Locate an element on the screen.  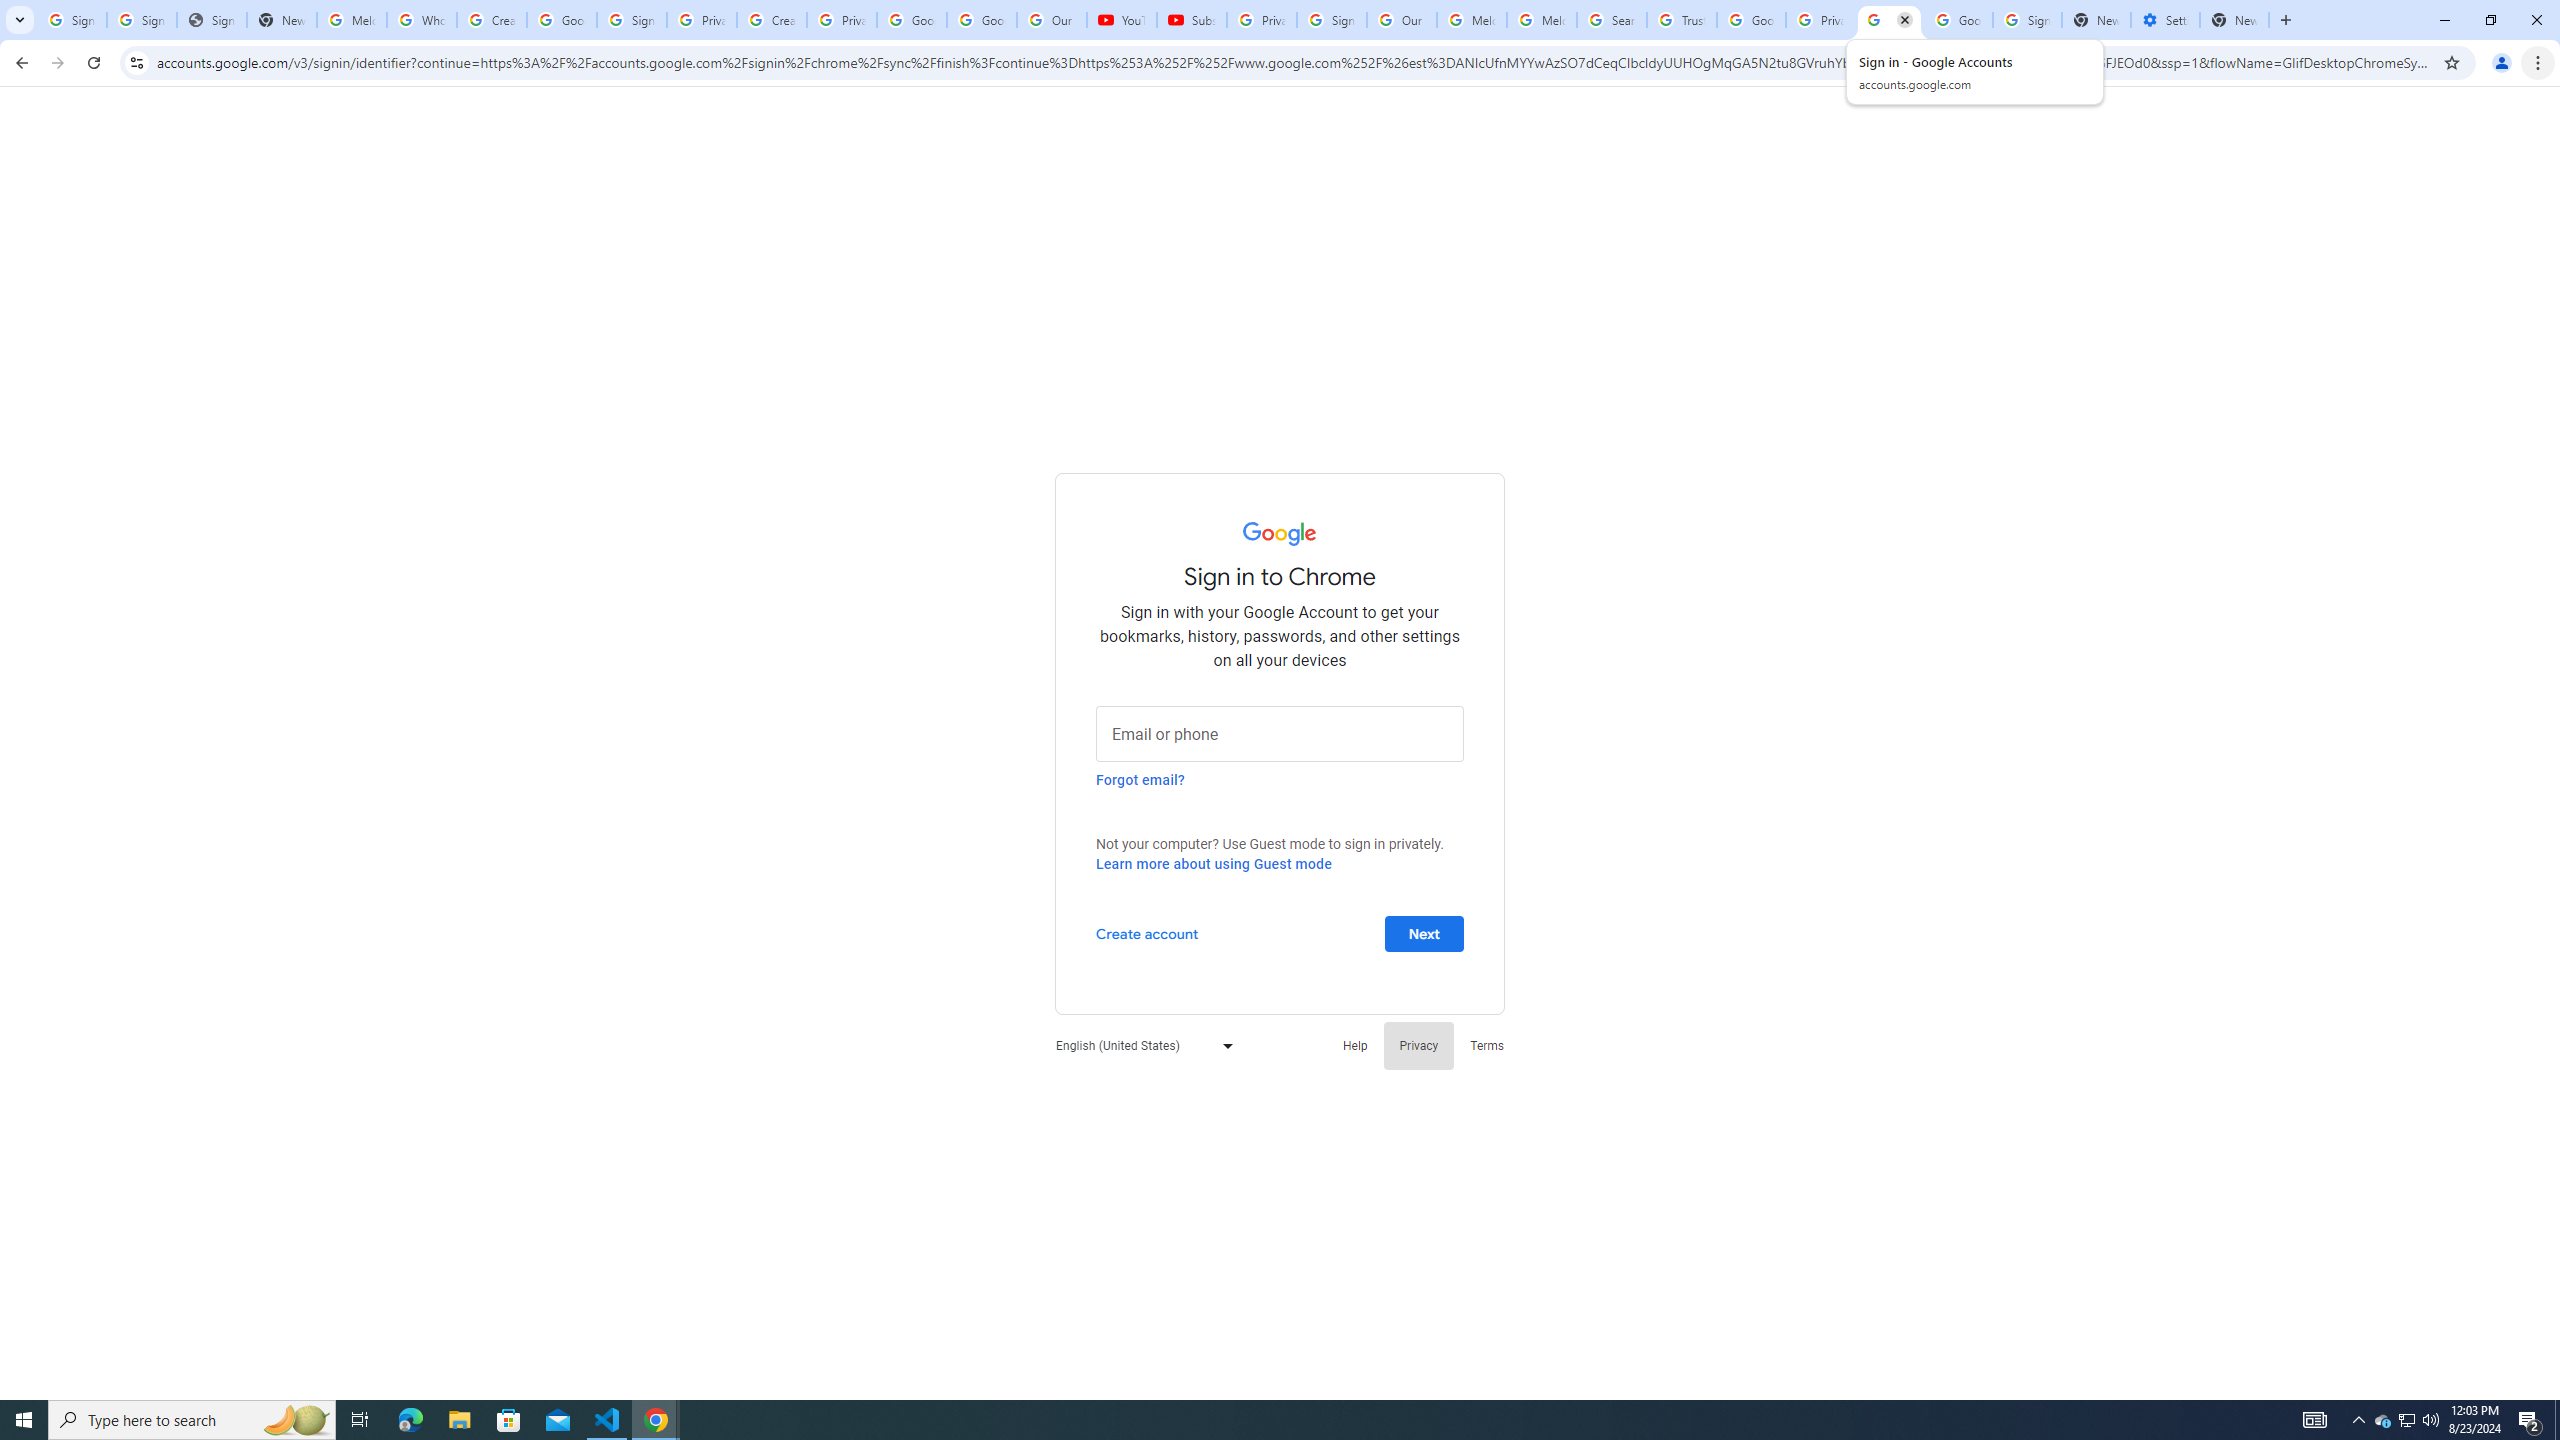
'New Tab' is located at coordinates (2233, 19).